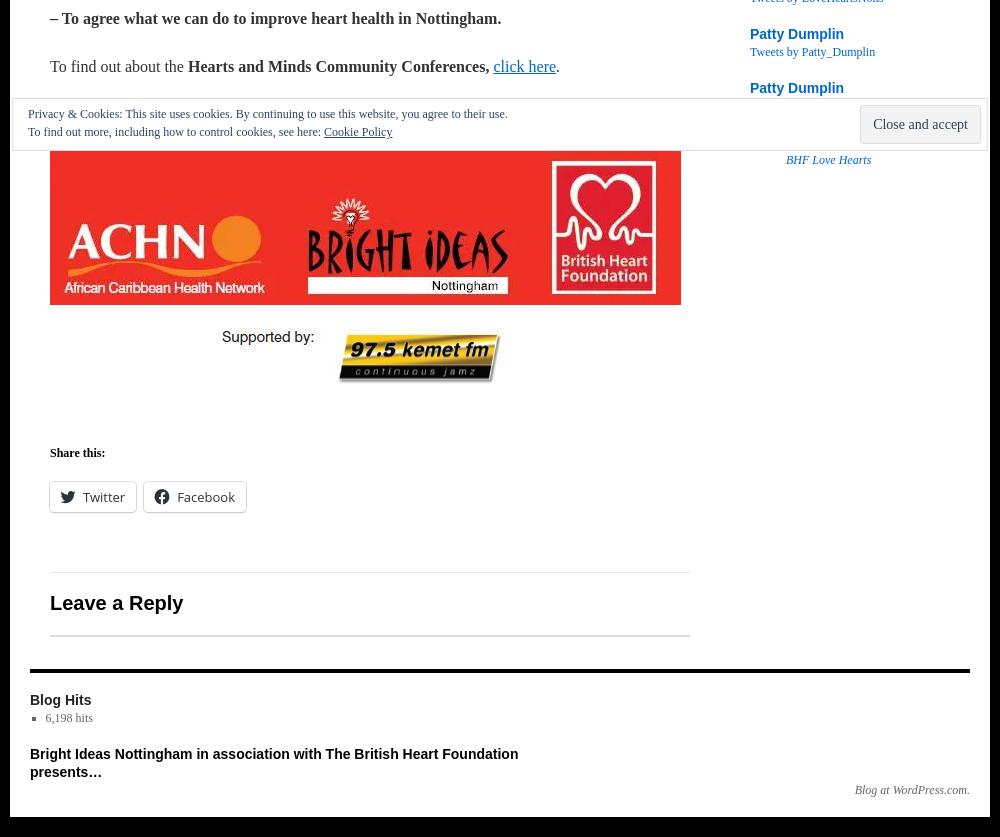 The height and width of the screenshot is (837, 1000). Describe the element at coordinates (339, 66) in the screenshot. I see `'Hearts and Minds Community Conferences,'` at that location.